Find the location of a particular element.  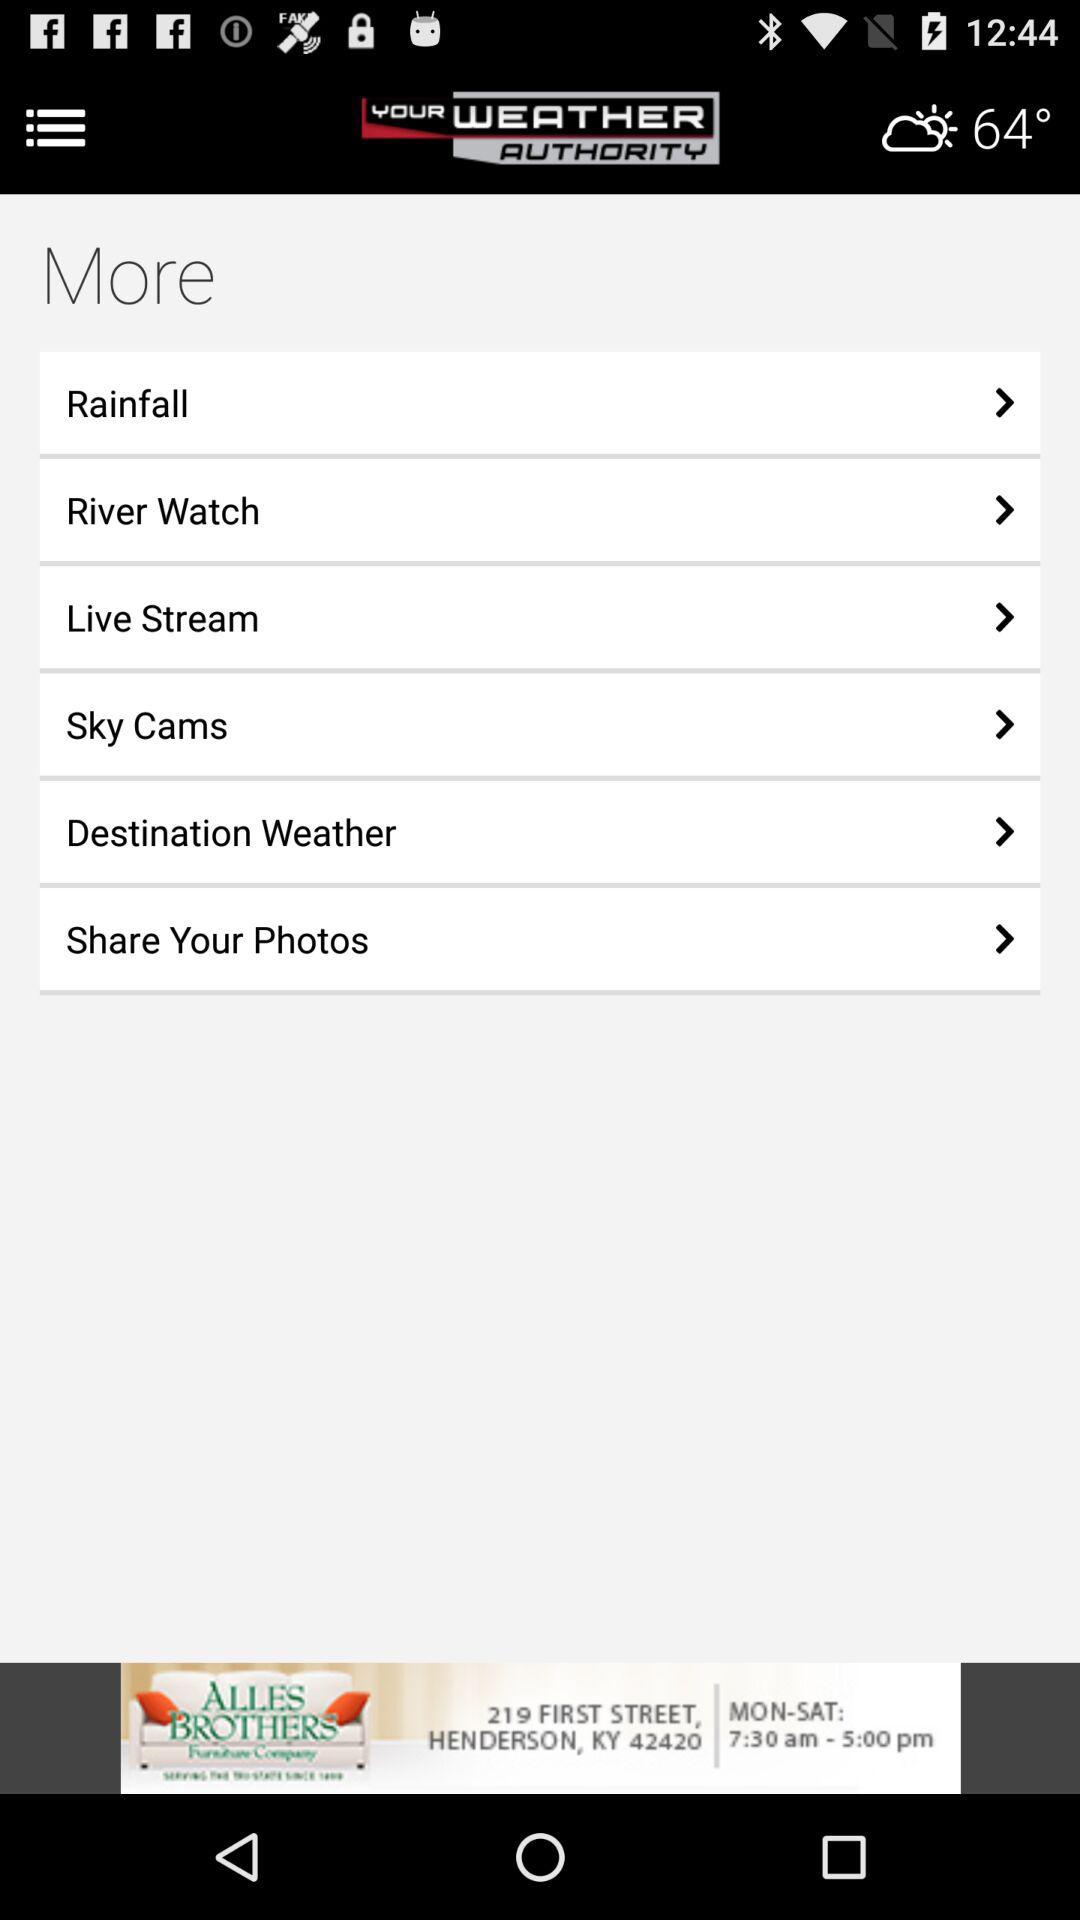

learn more about this advertisement is located at coordinates (540, 1727).